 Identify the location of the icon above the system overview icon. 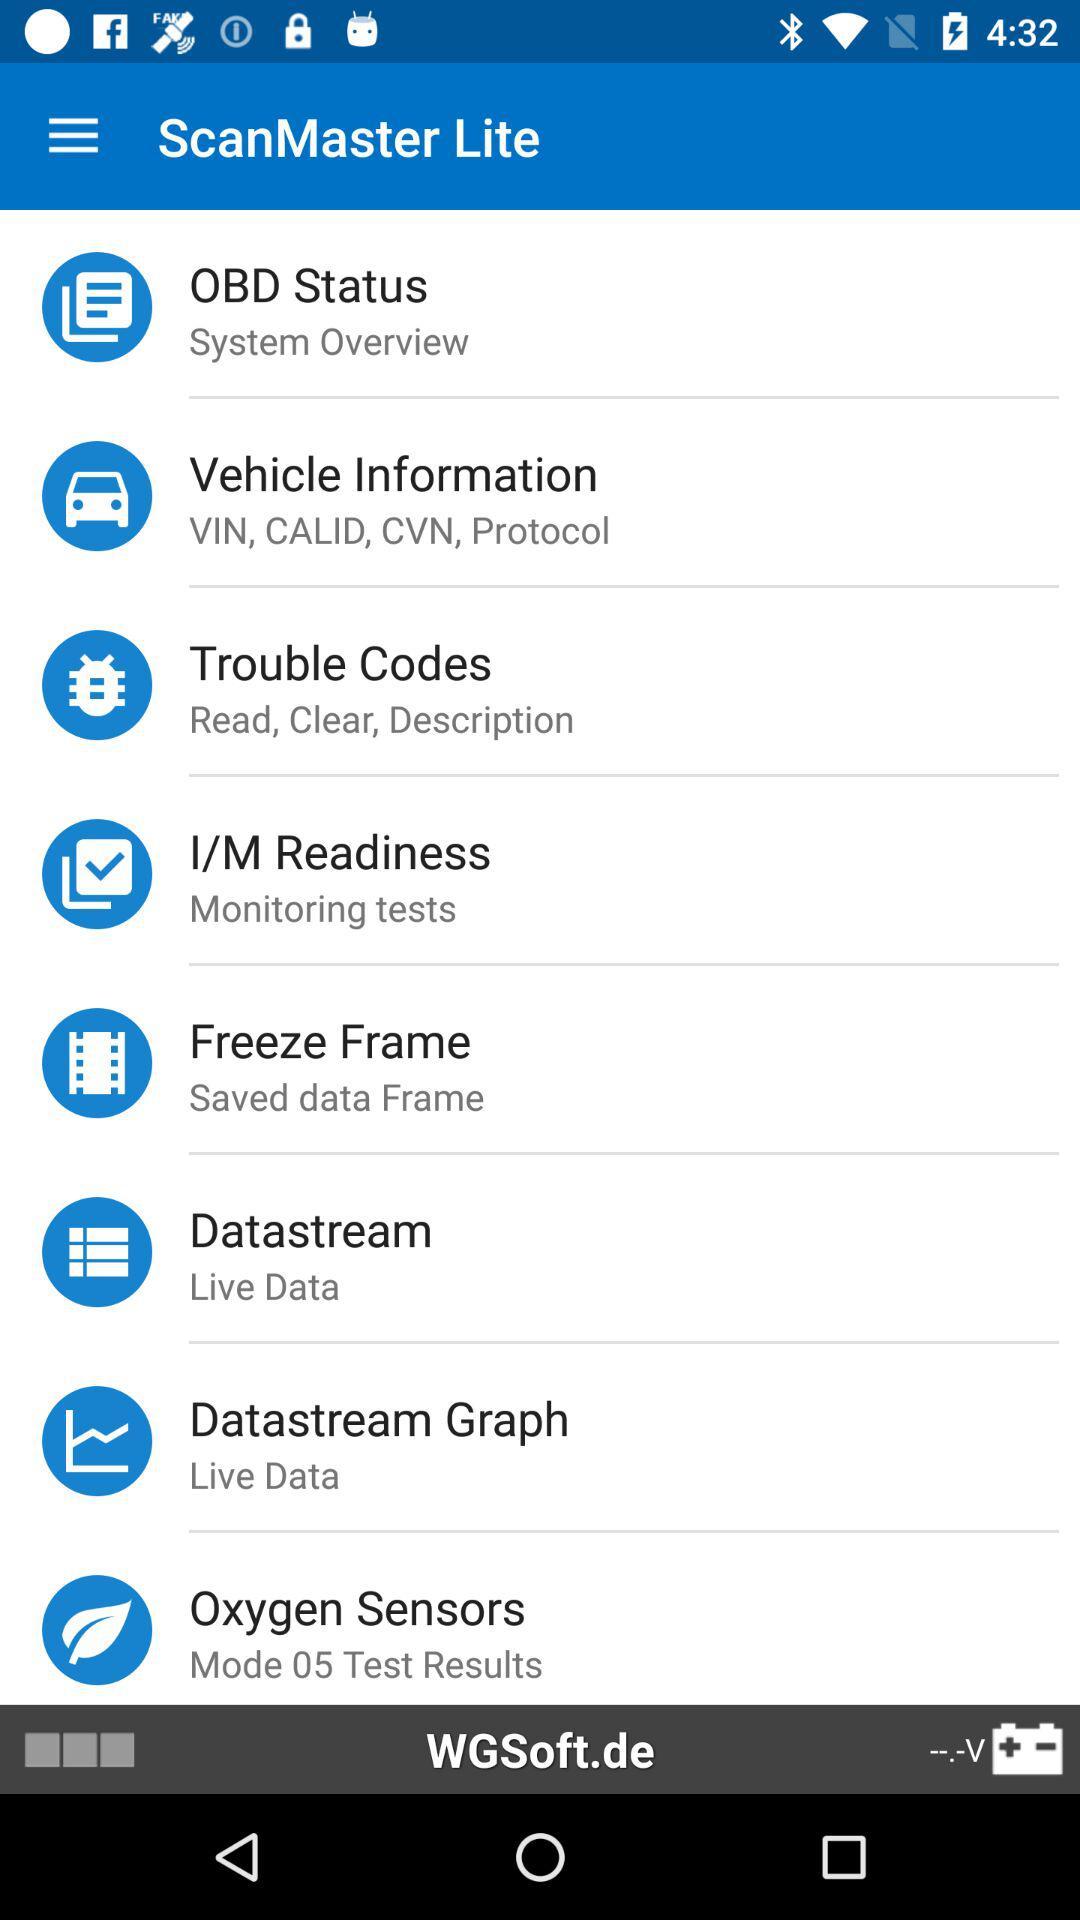
(634, 282).